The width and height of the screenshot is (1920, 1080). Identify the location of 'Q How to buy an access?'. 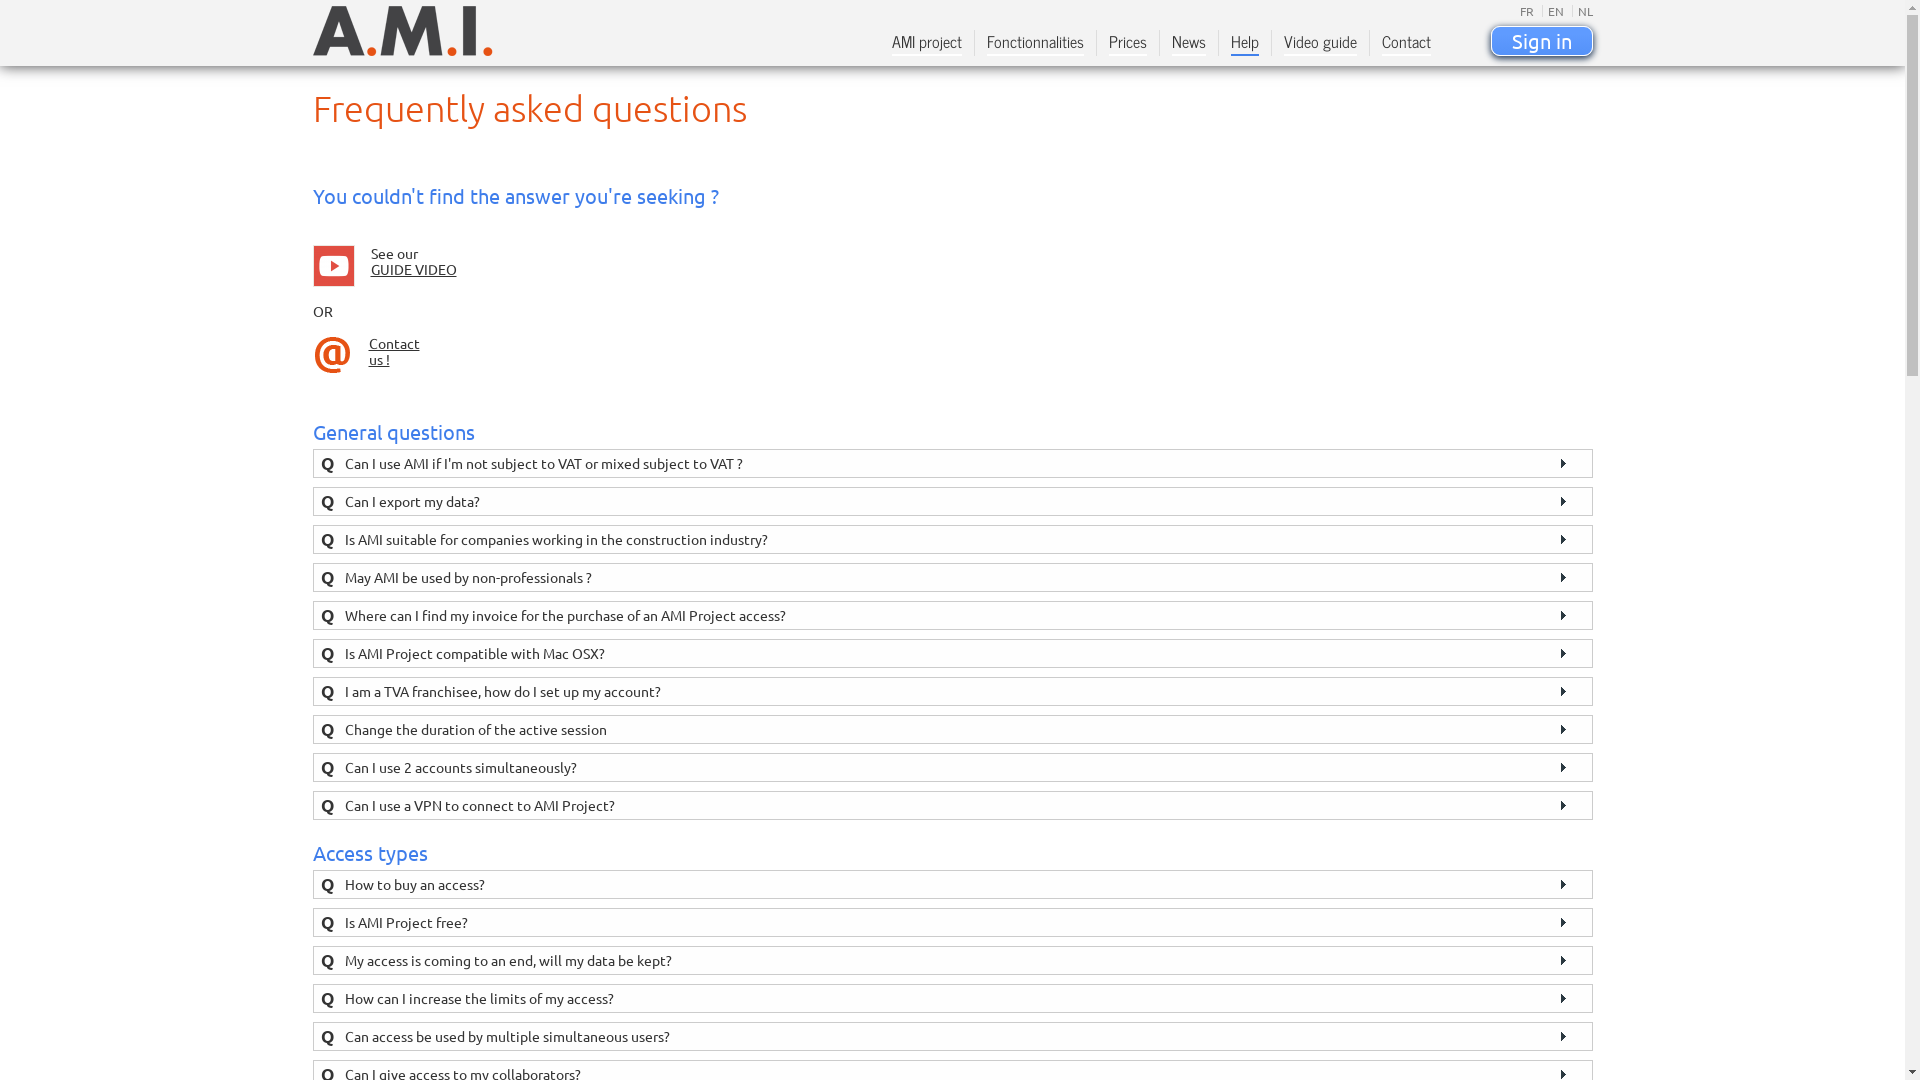
(950, 883).